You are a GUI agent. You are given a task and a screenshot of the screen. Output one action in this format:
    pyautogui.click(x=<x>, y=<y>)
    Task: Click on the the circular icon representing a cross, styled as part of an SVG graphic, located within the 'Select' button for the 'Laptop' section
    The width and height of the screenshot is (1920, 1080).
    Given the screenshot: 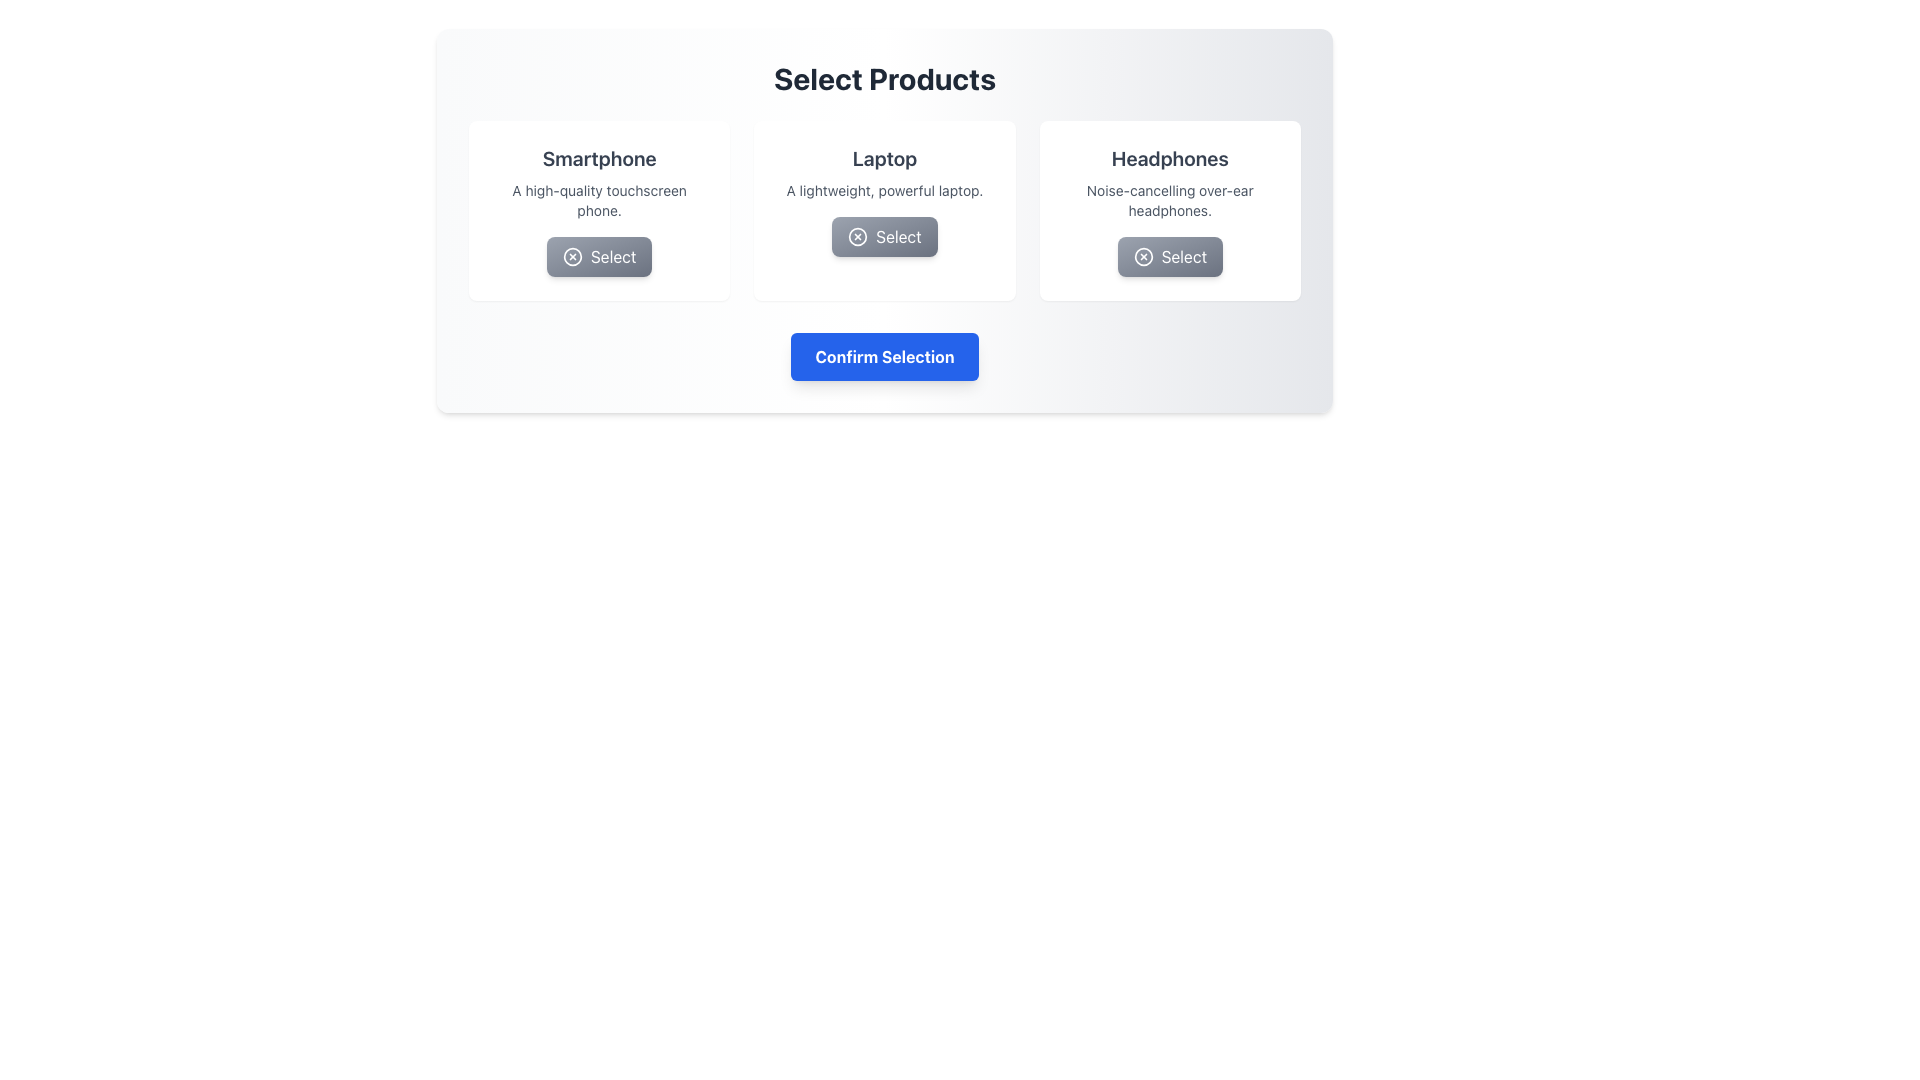 What is the action you would take?
    pyautogui.click(x=858, y=235)
    